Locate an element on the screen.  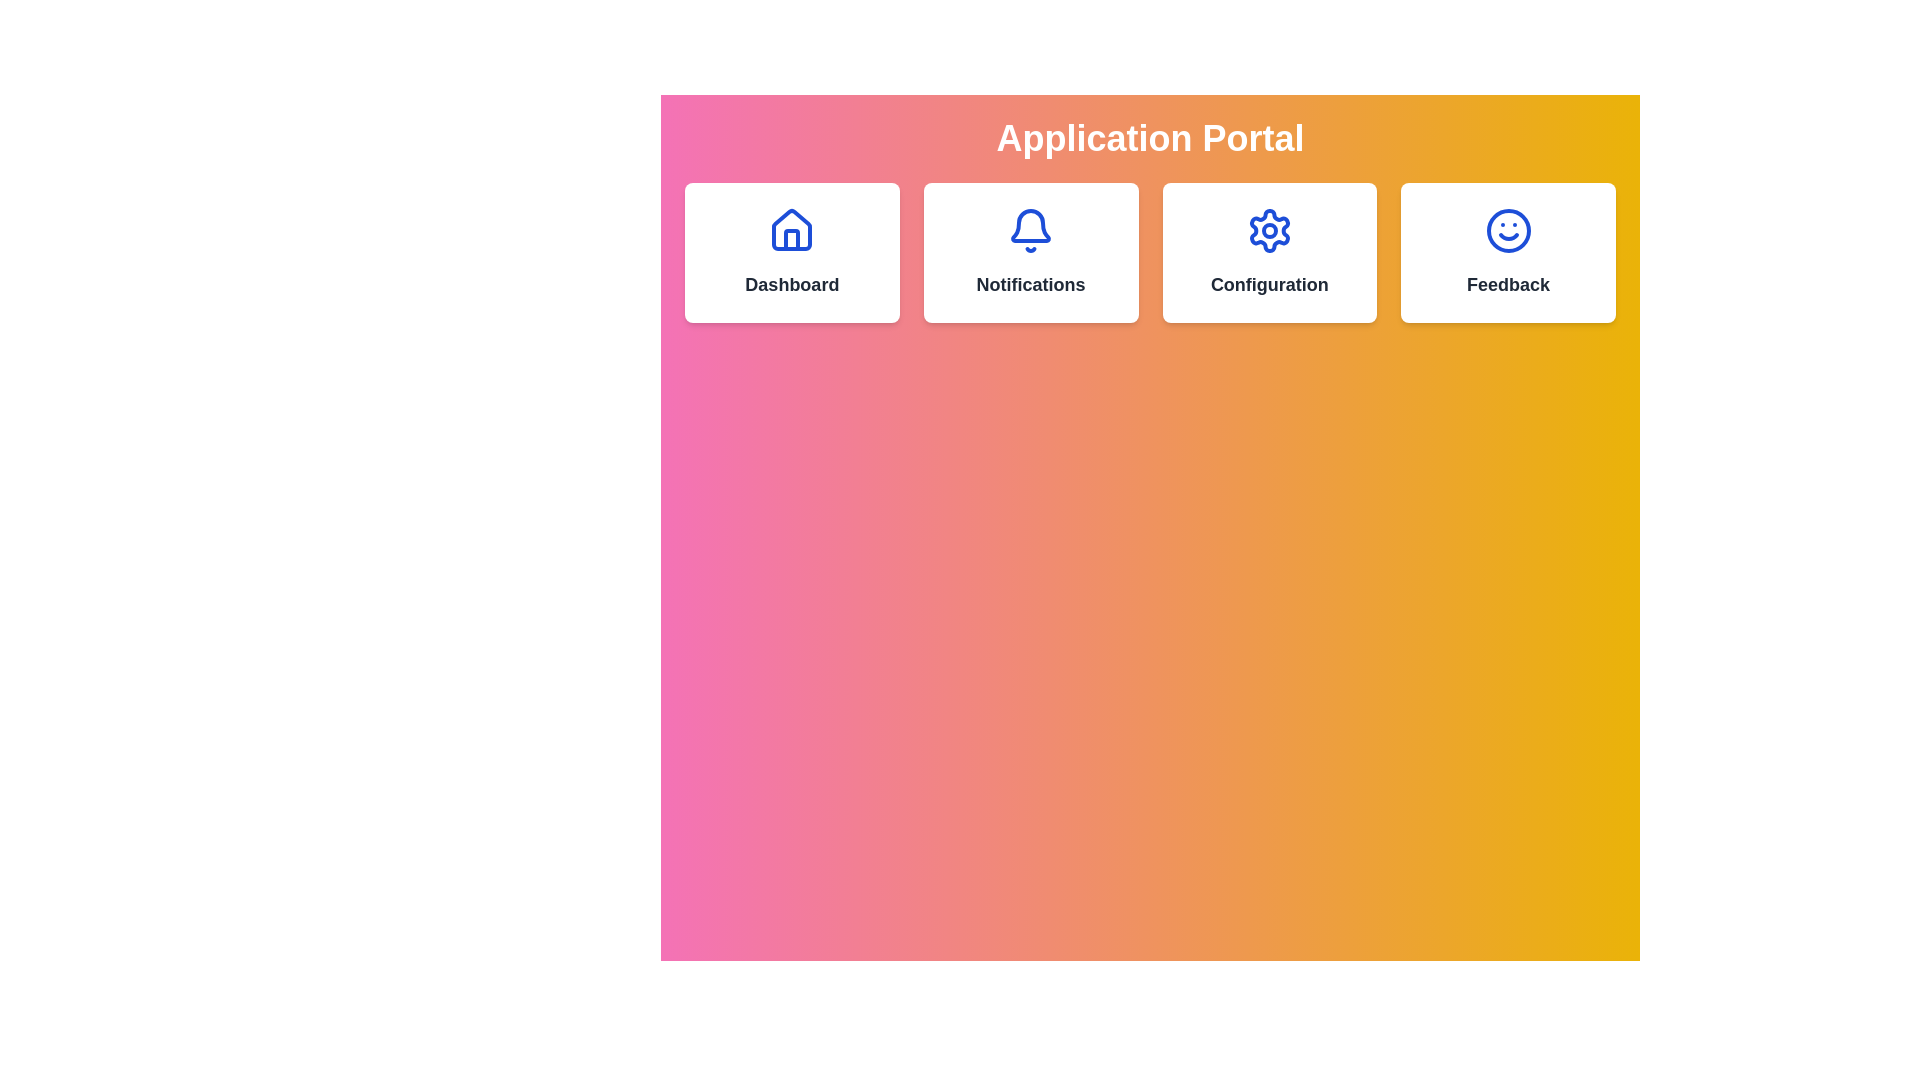
the 'Notifications' text label, which is bold and larger than surrounding text, located in the second box of a horizontal menu is located at coordinates (1031, 285).